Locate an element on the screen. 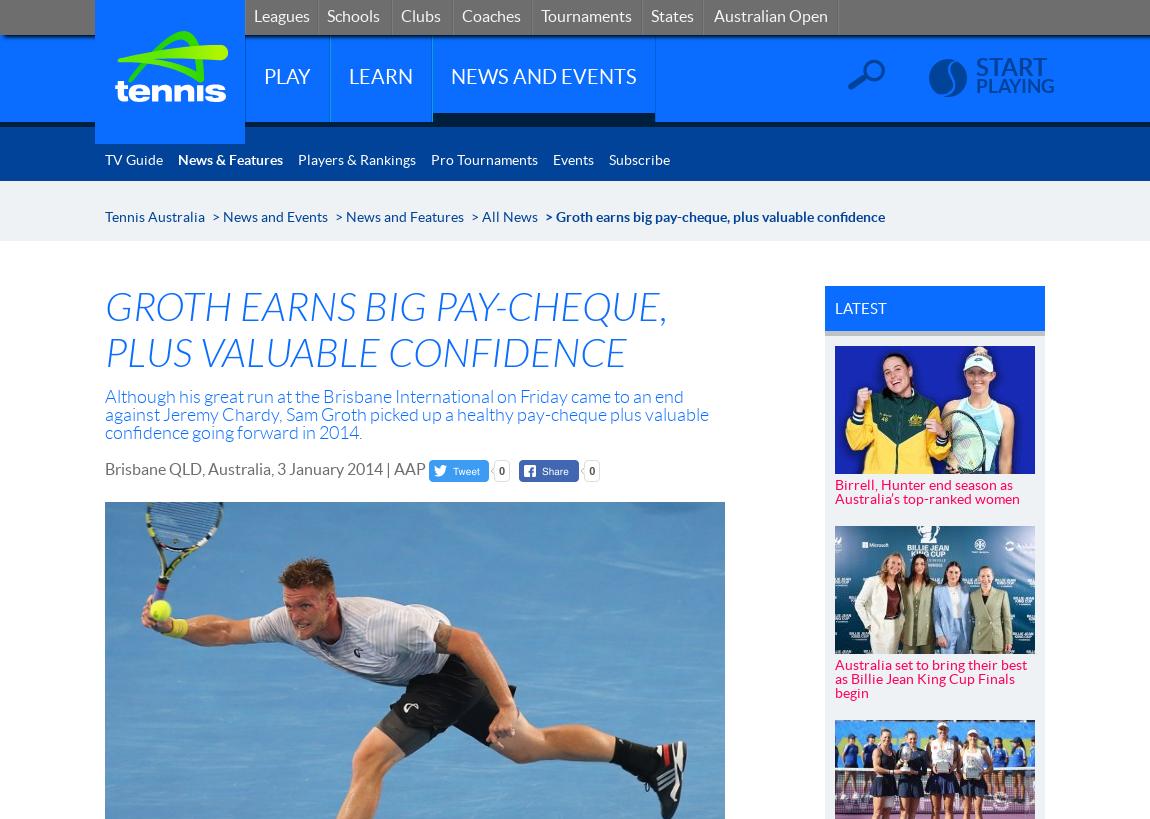  'All News' is located at coordinates (510, 217).